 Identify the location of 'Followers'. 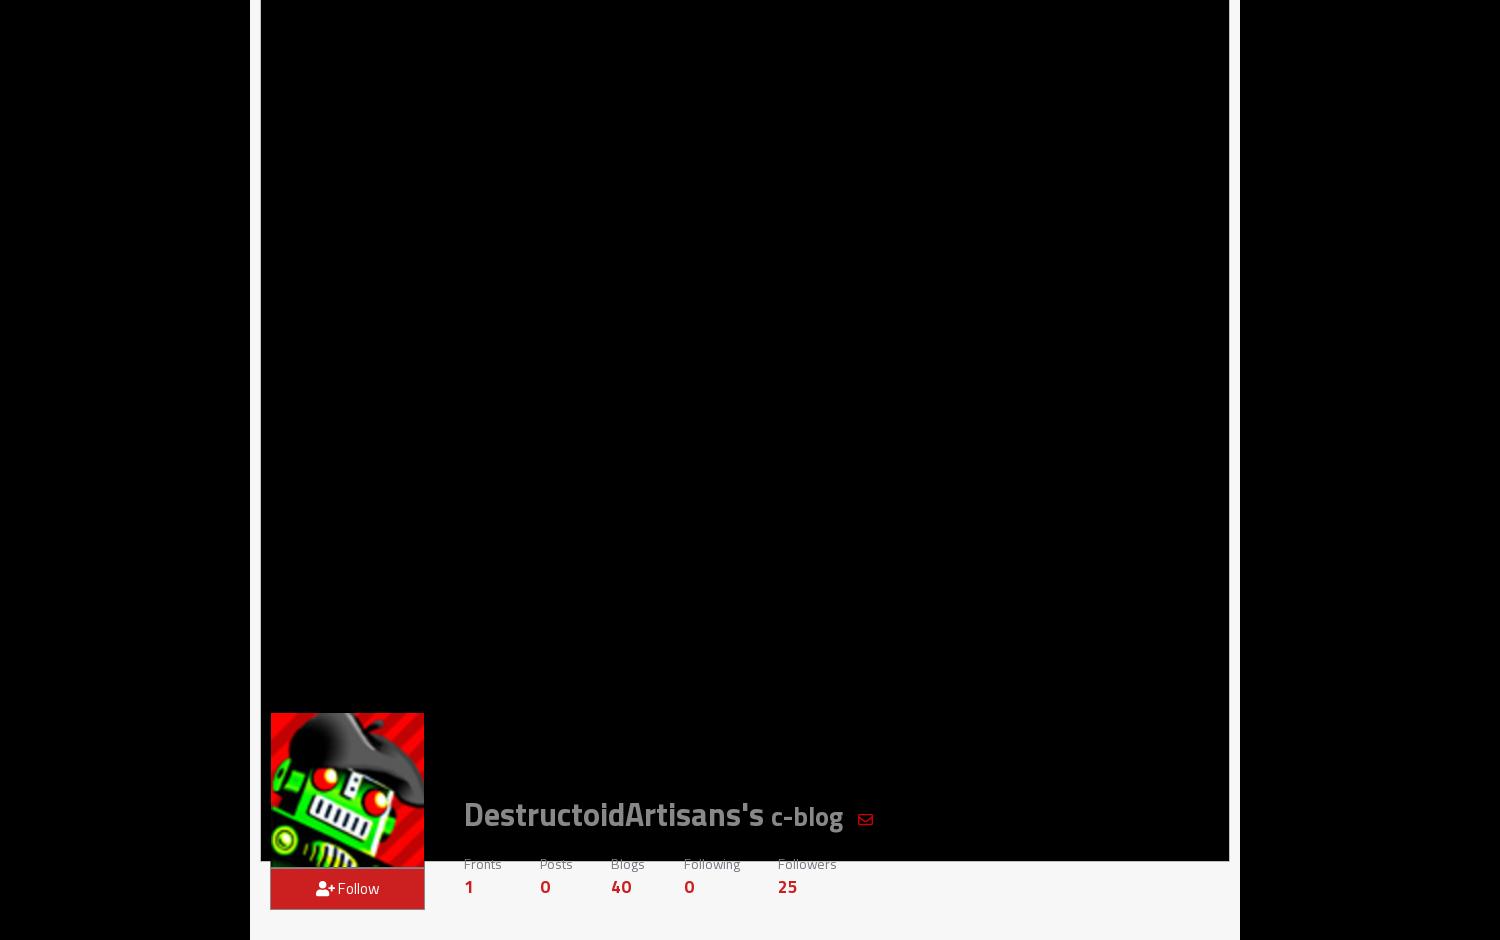
(806, 862).